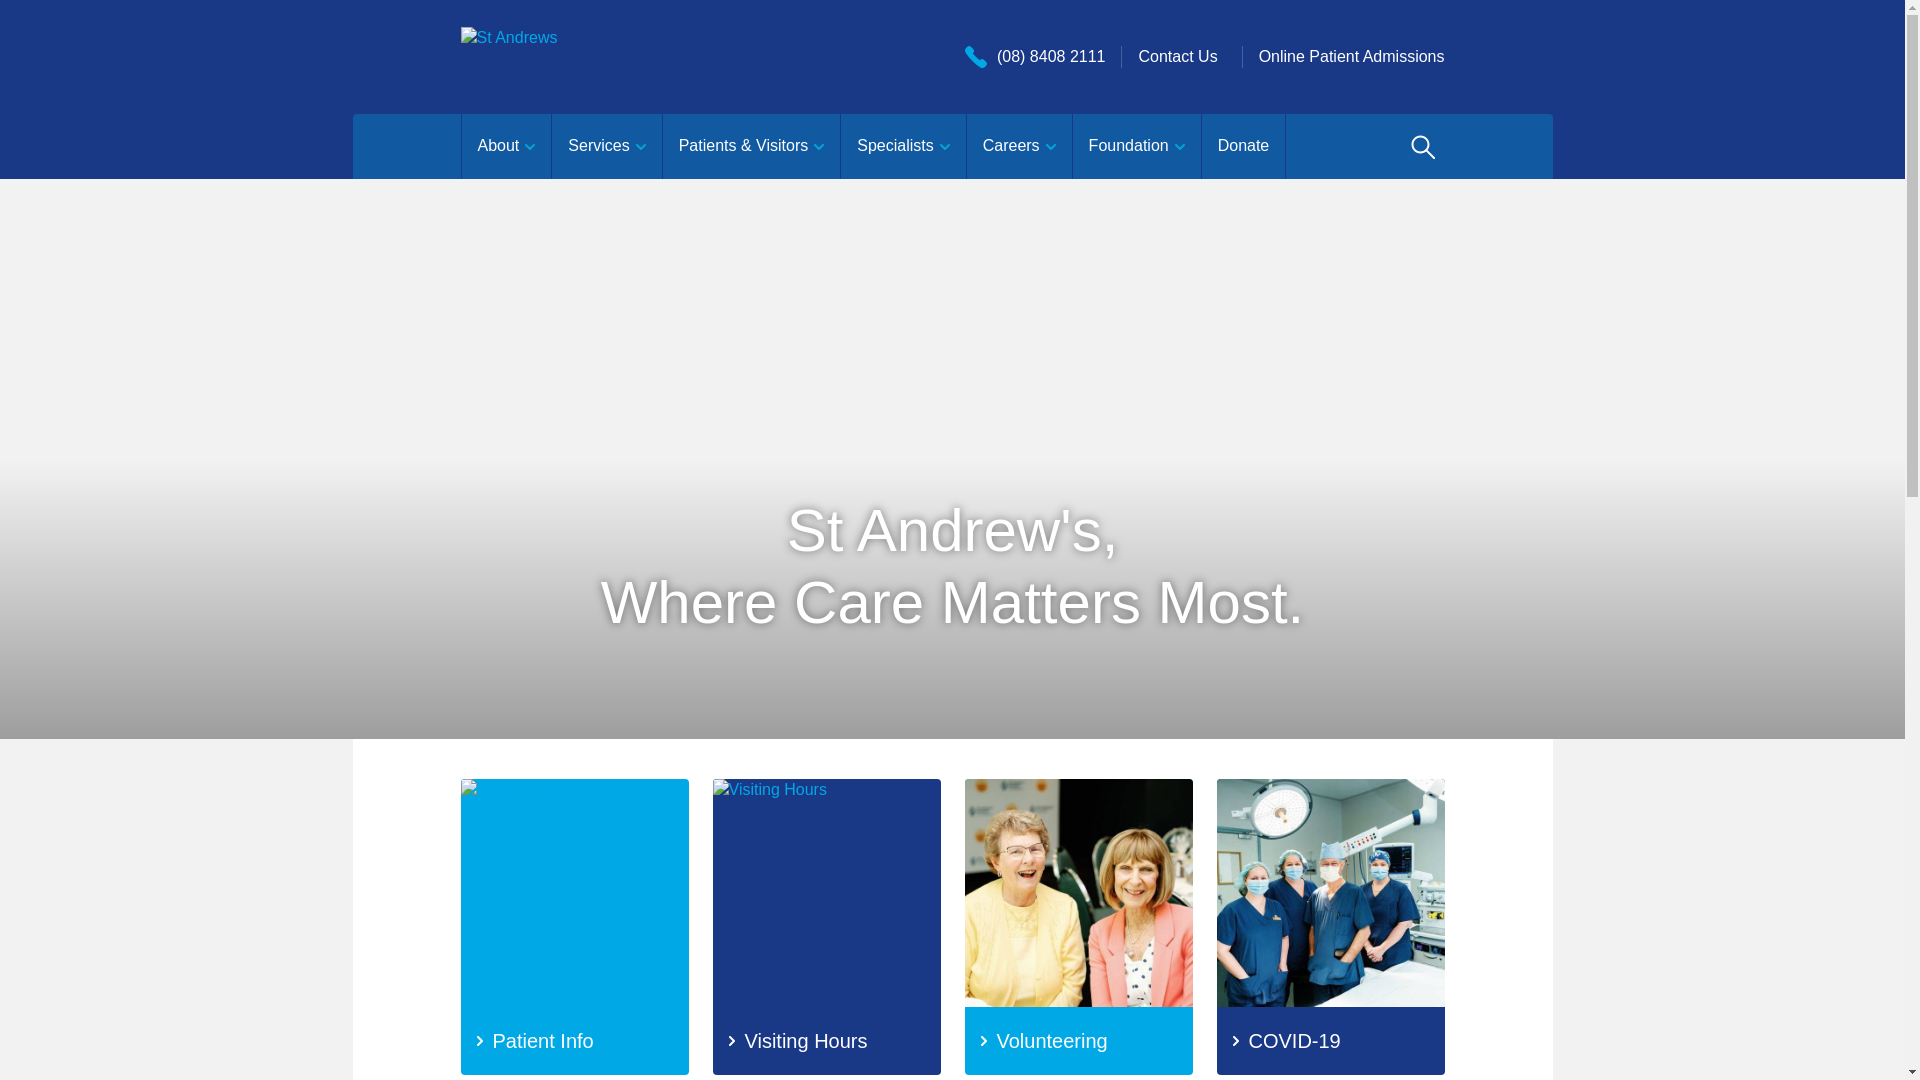 The height and width of the screenshot is (1080, 1920). What do you see at coordinates (604, 145) in the screenshot?
I see `'Services'` at bounding box center [604, 145].